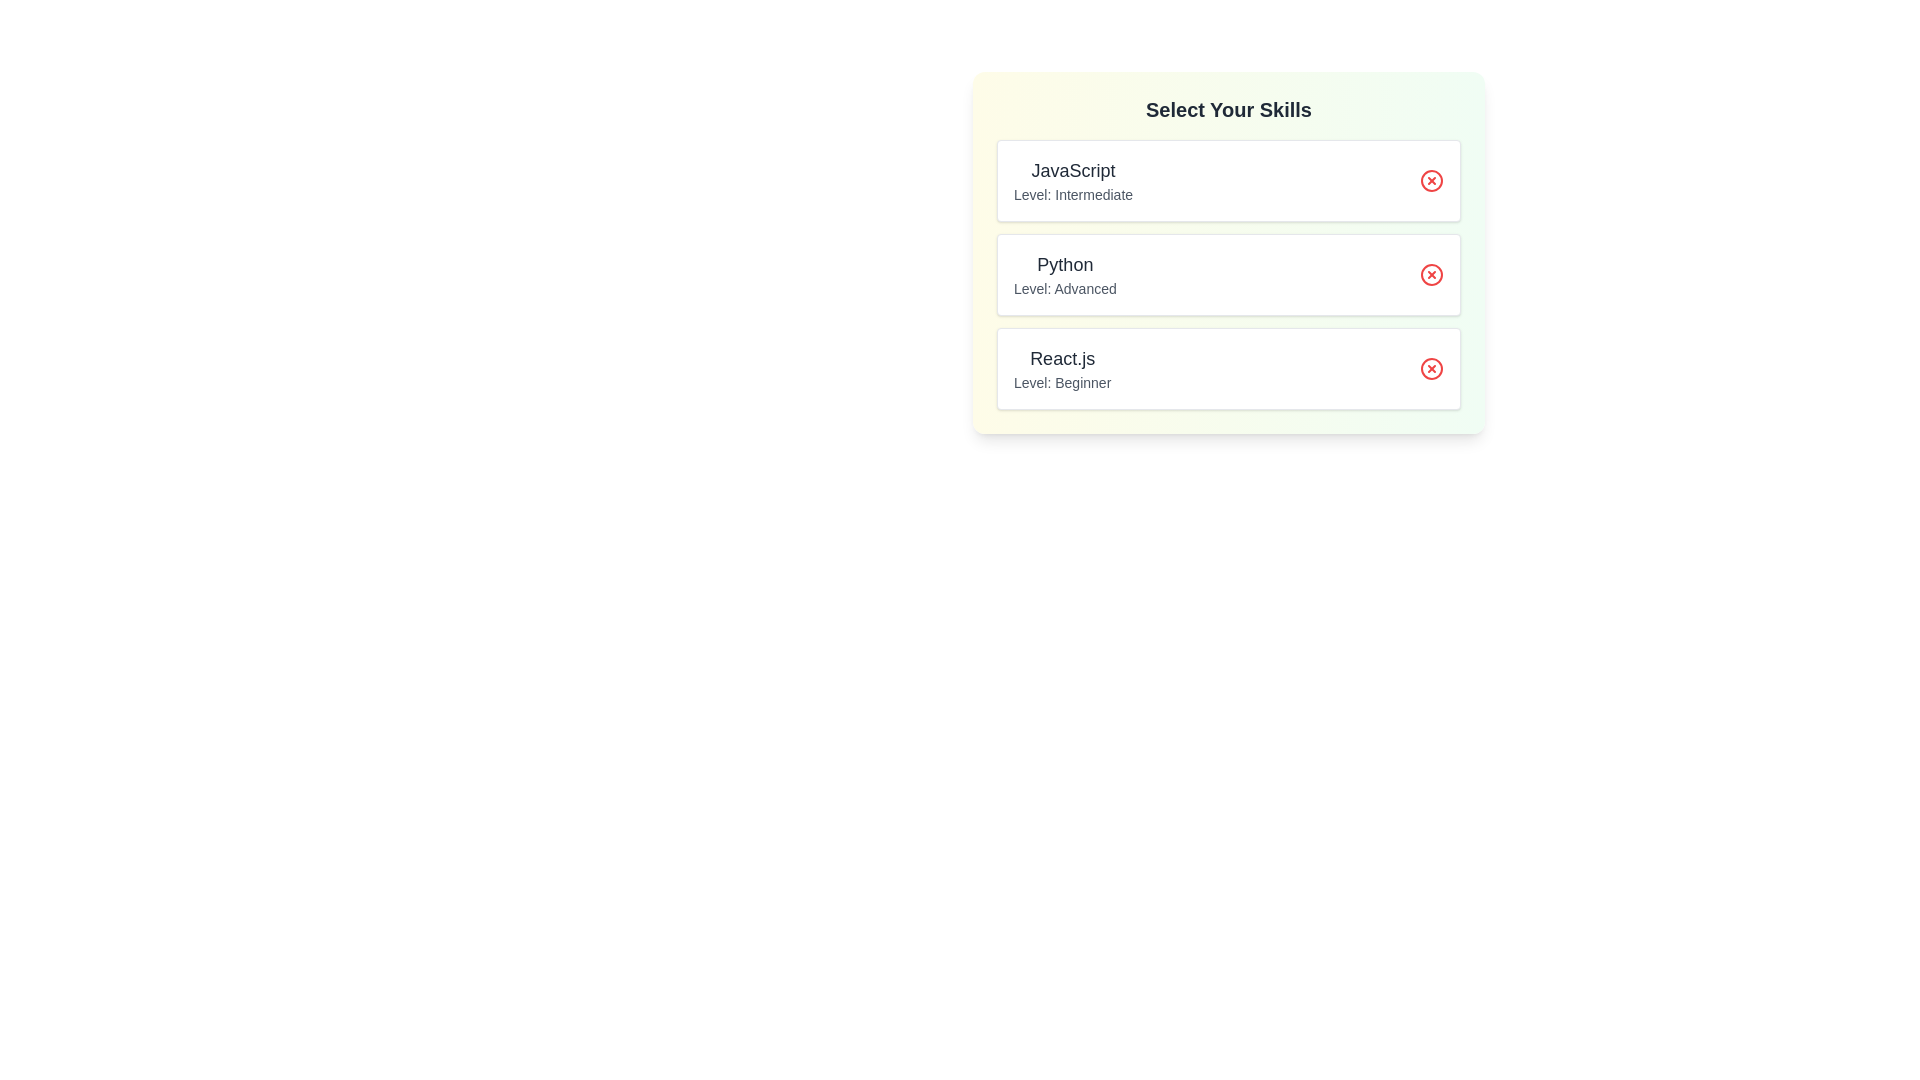 Image resolution: width=1920 pixels, height=1080 pixels. I want to click on remove button for the skill 'JavaScript', so click(1430, 181).